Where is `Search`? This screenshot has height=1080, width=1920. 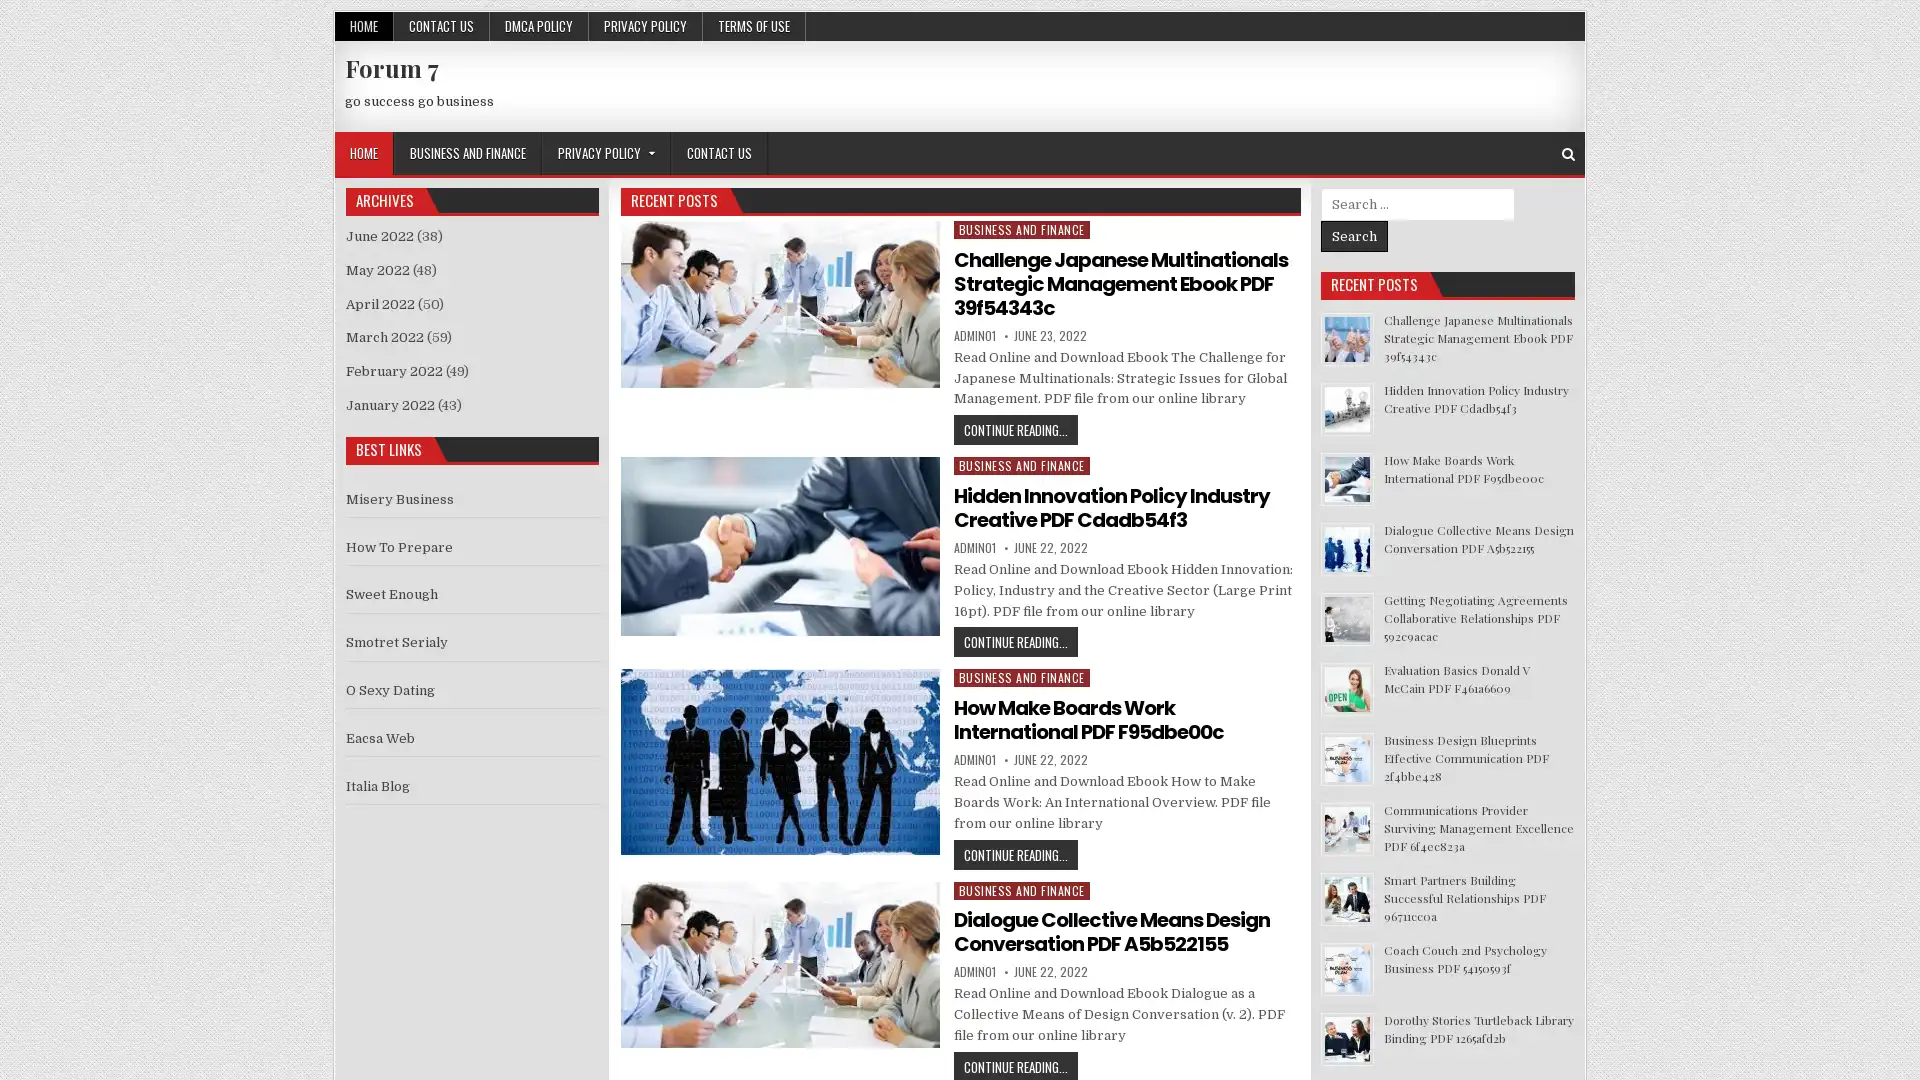 Search is located at coordinates (1354, 235).